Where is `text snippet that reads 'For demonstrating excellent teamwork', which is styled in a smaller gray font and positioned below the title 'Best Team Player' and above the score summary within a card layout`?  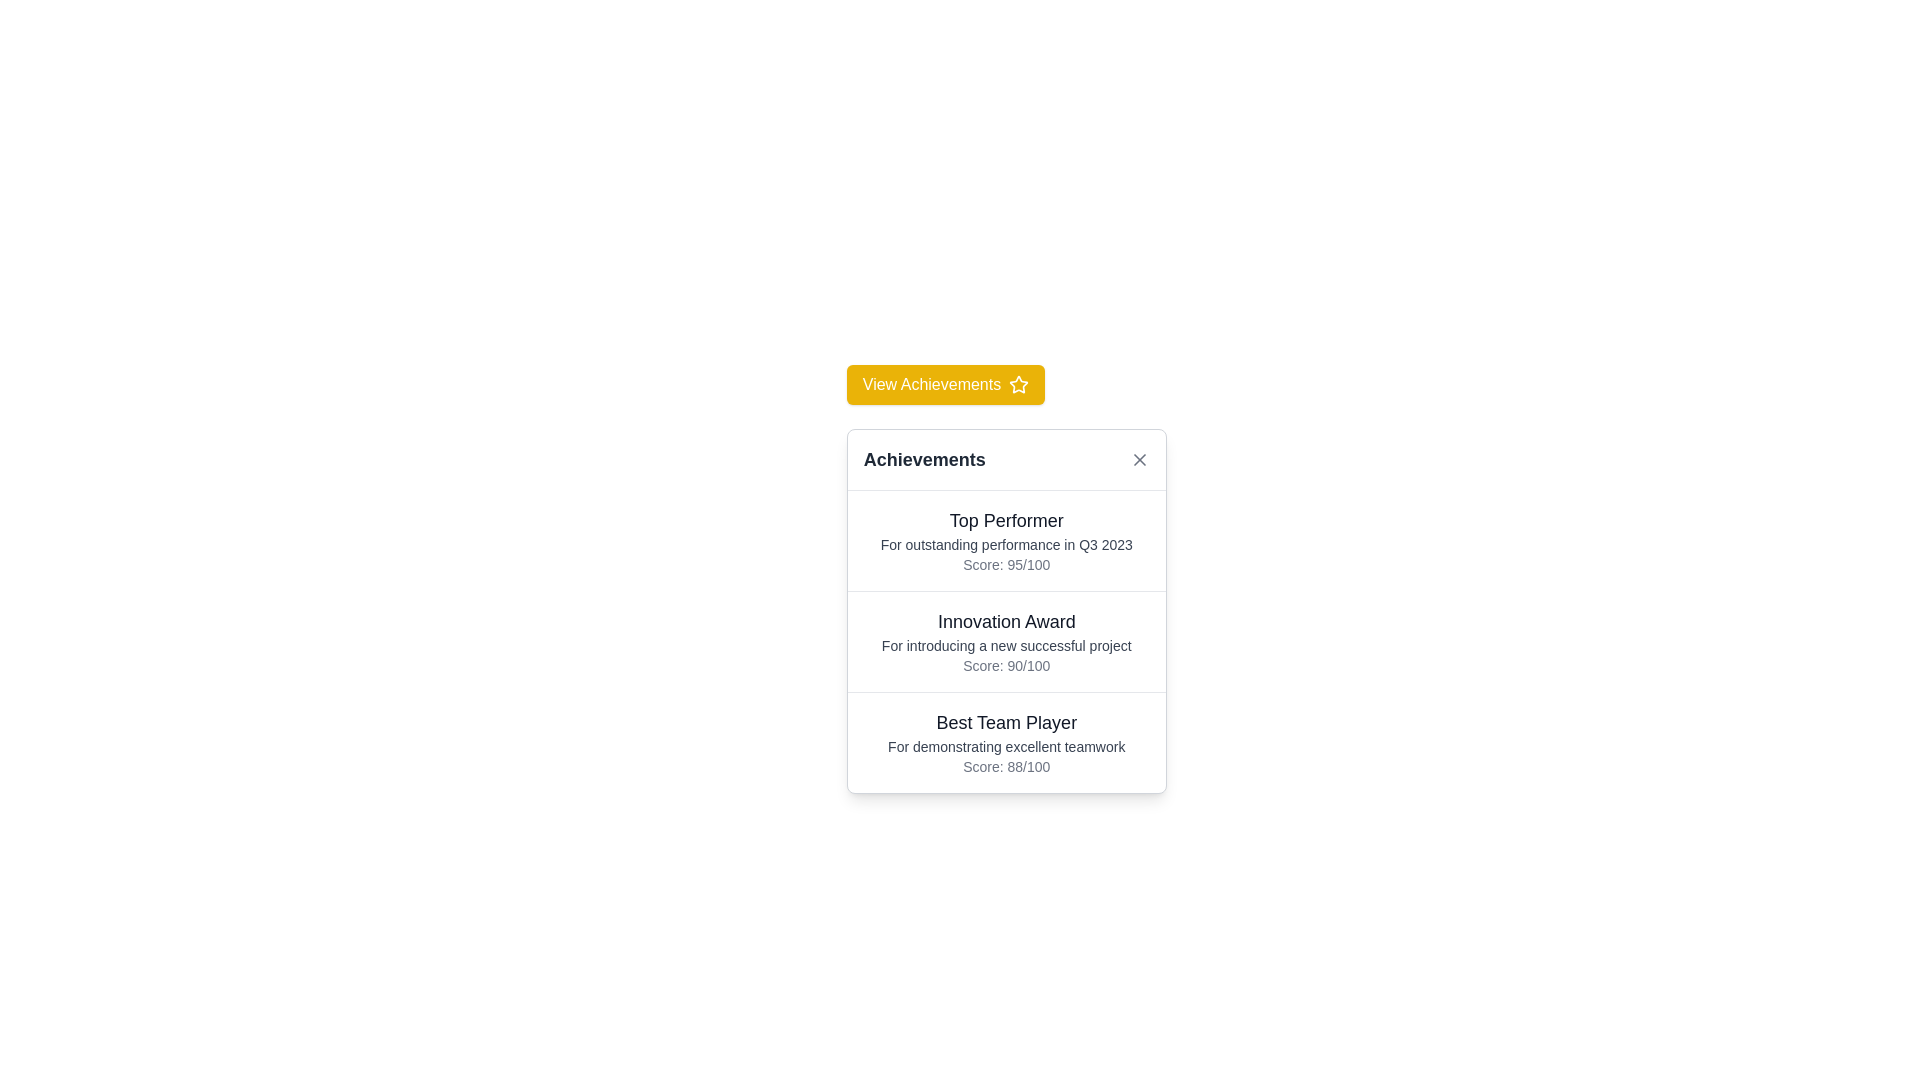
text snippet that reads 'For demonstrating excellent teamwork', which is styled in a smaller gray font and positioned below the title 'Best Team Player' and above the score summary within a card layout is located at coordinates (1006, 747).